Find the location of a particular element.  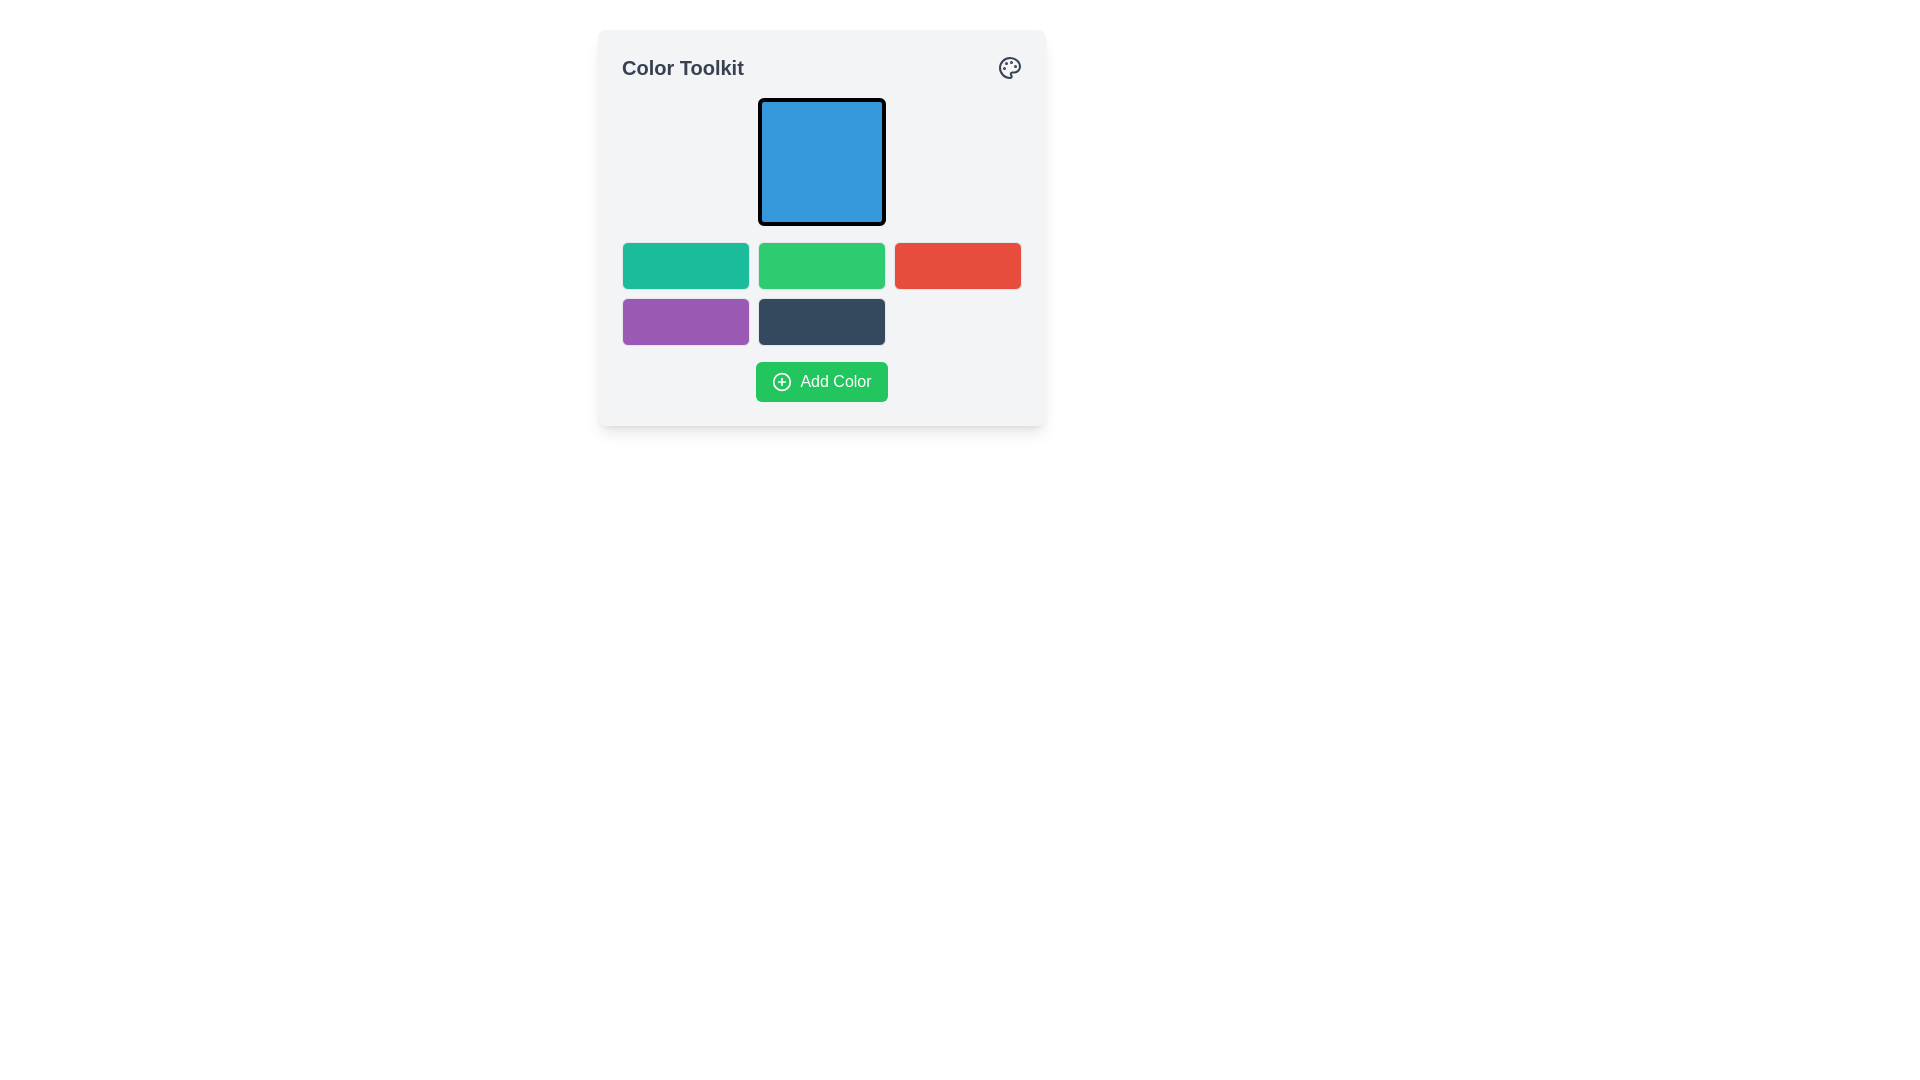

the 'Add Color' button which contains a green circular icon with a plus sign (+) in its center, located at the leftmost position of the button is located at coordinates (781, 381).